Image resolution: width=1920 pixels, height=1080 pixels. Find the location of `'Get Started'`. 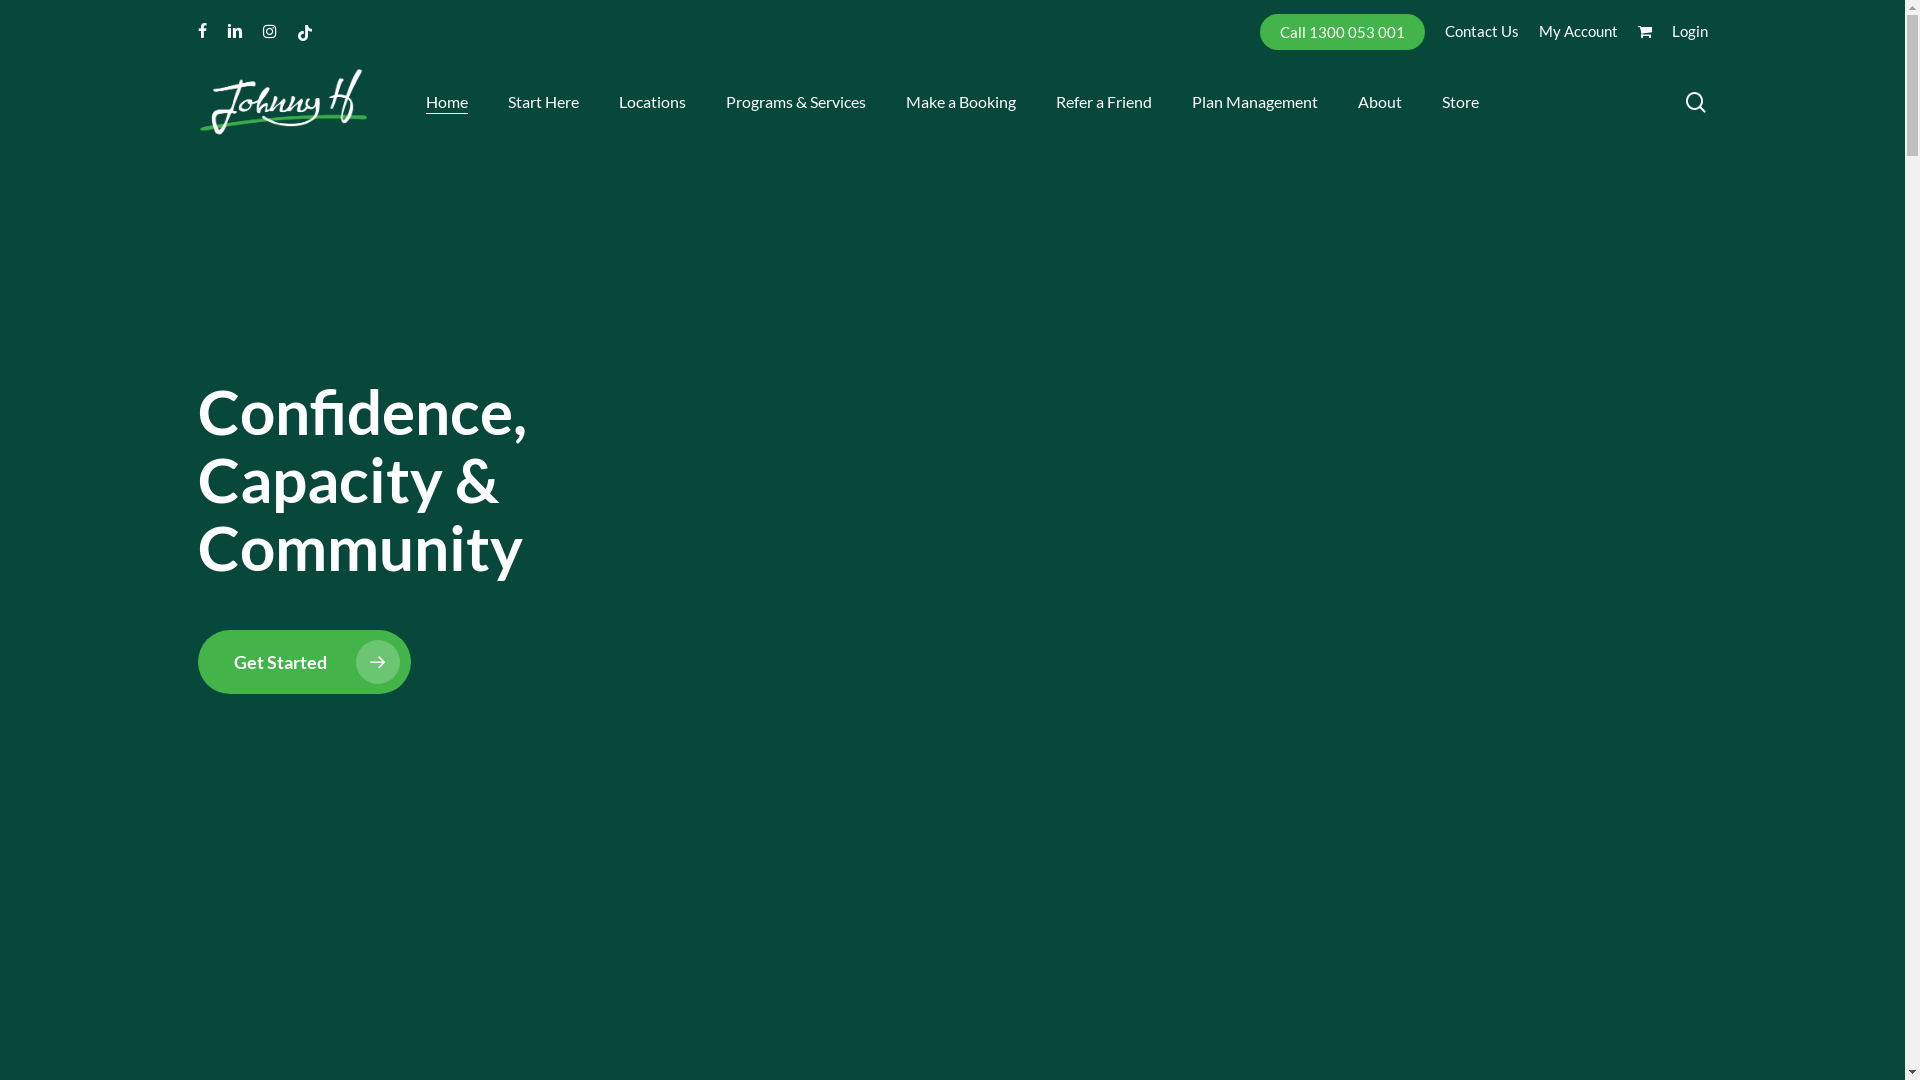

'Get Started' is located at coordinates (303, 662).